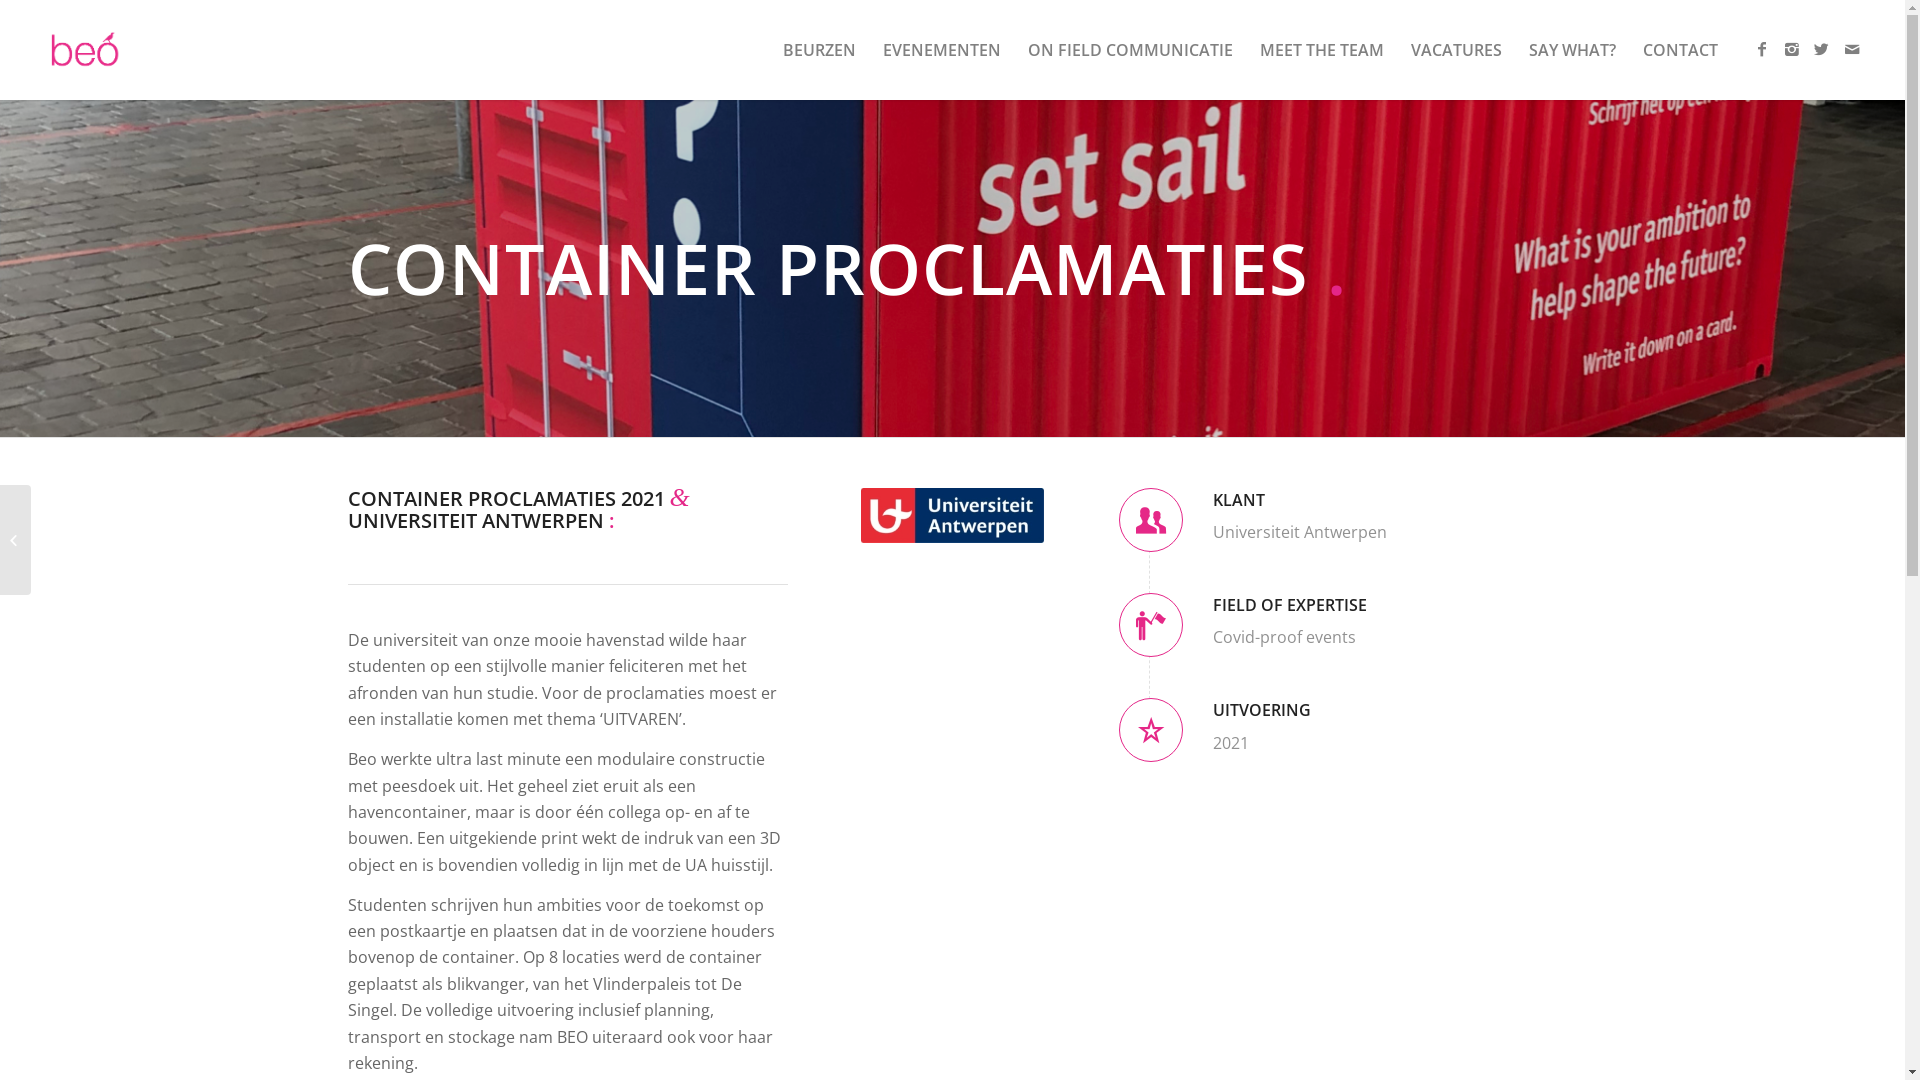 This screenshot has width=1920, height=1080. I want to click on 'MEET THE TEAM', so click(1321, 49).